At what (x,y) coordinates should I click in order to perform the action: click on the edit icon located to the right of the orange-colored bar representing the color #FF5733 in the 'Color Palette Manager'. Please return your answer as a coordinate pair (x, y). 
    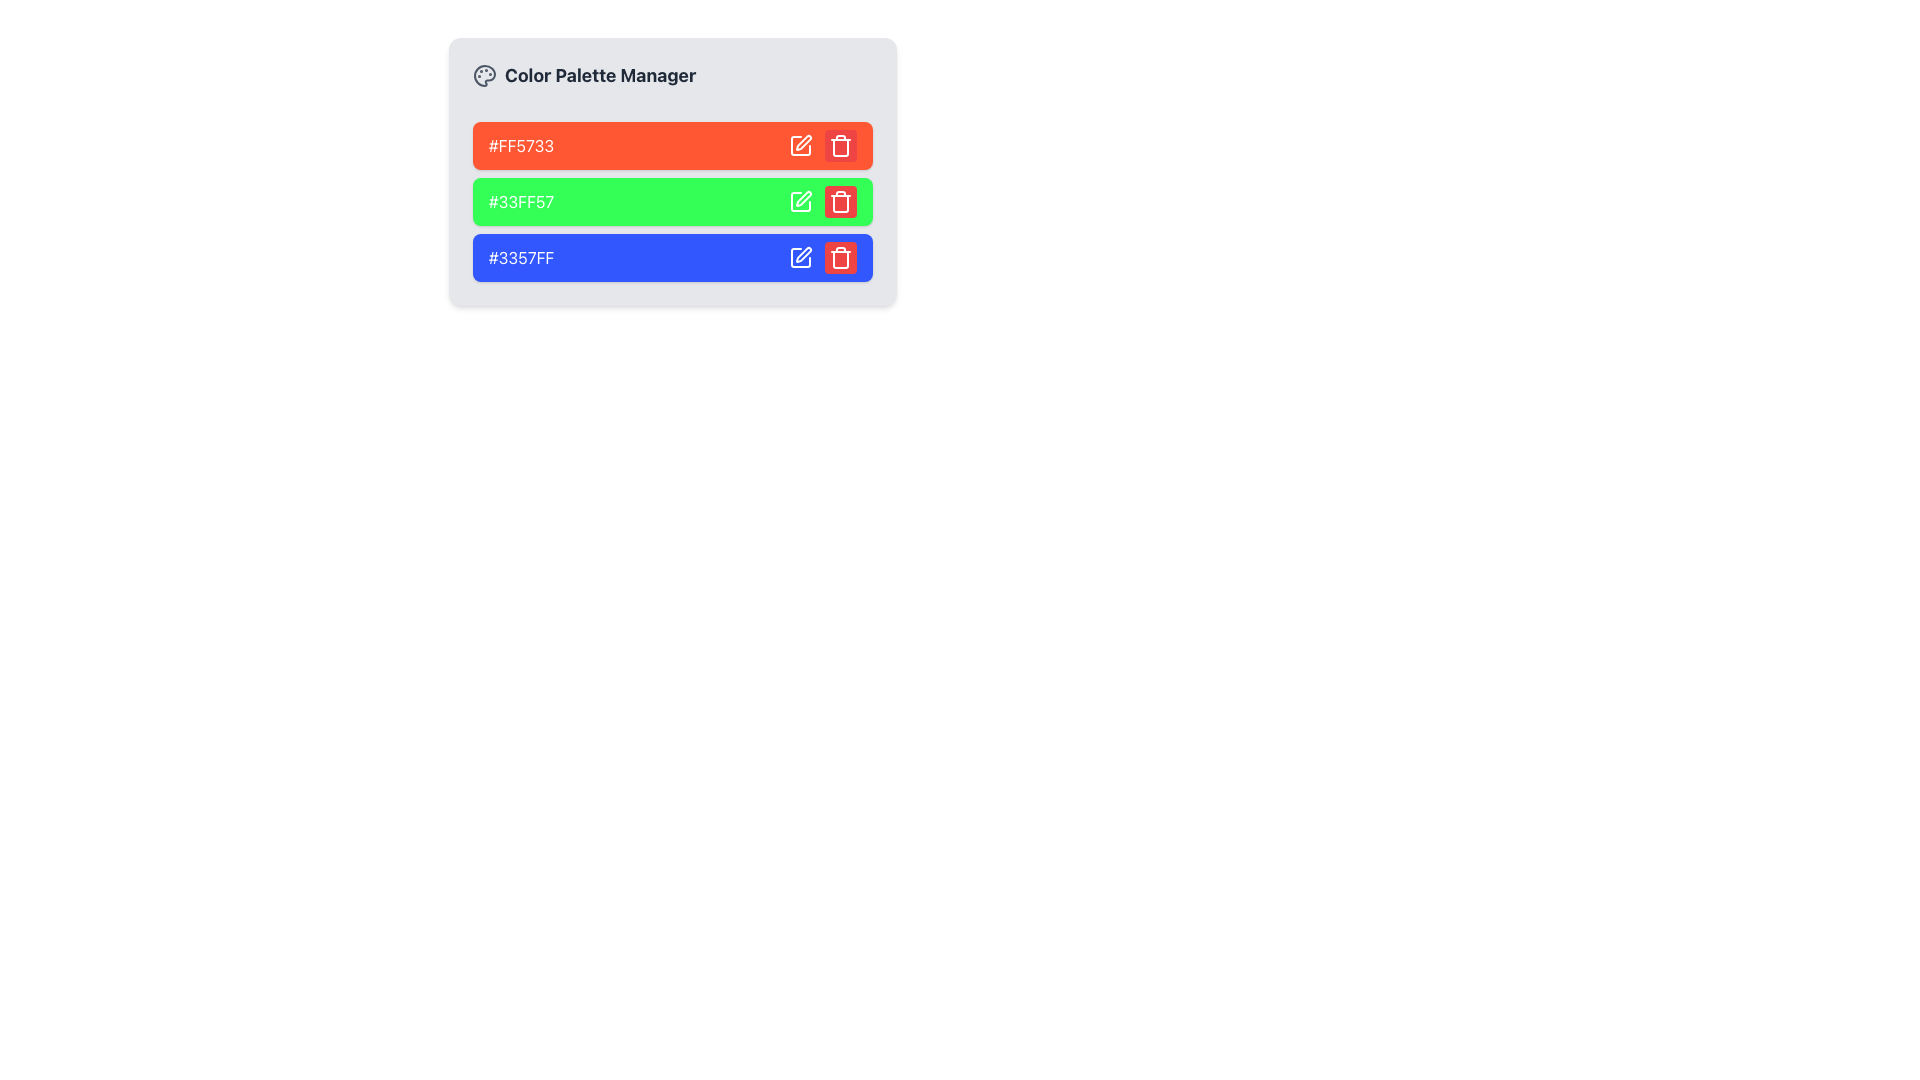
    Looking at the image, I should click on (804, 141).